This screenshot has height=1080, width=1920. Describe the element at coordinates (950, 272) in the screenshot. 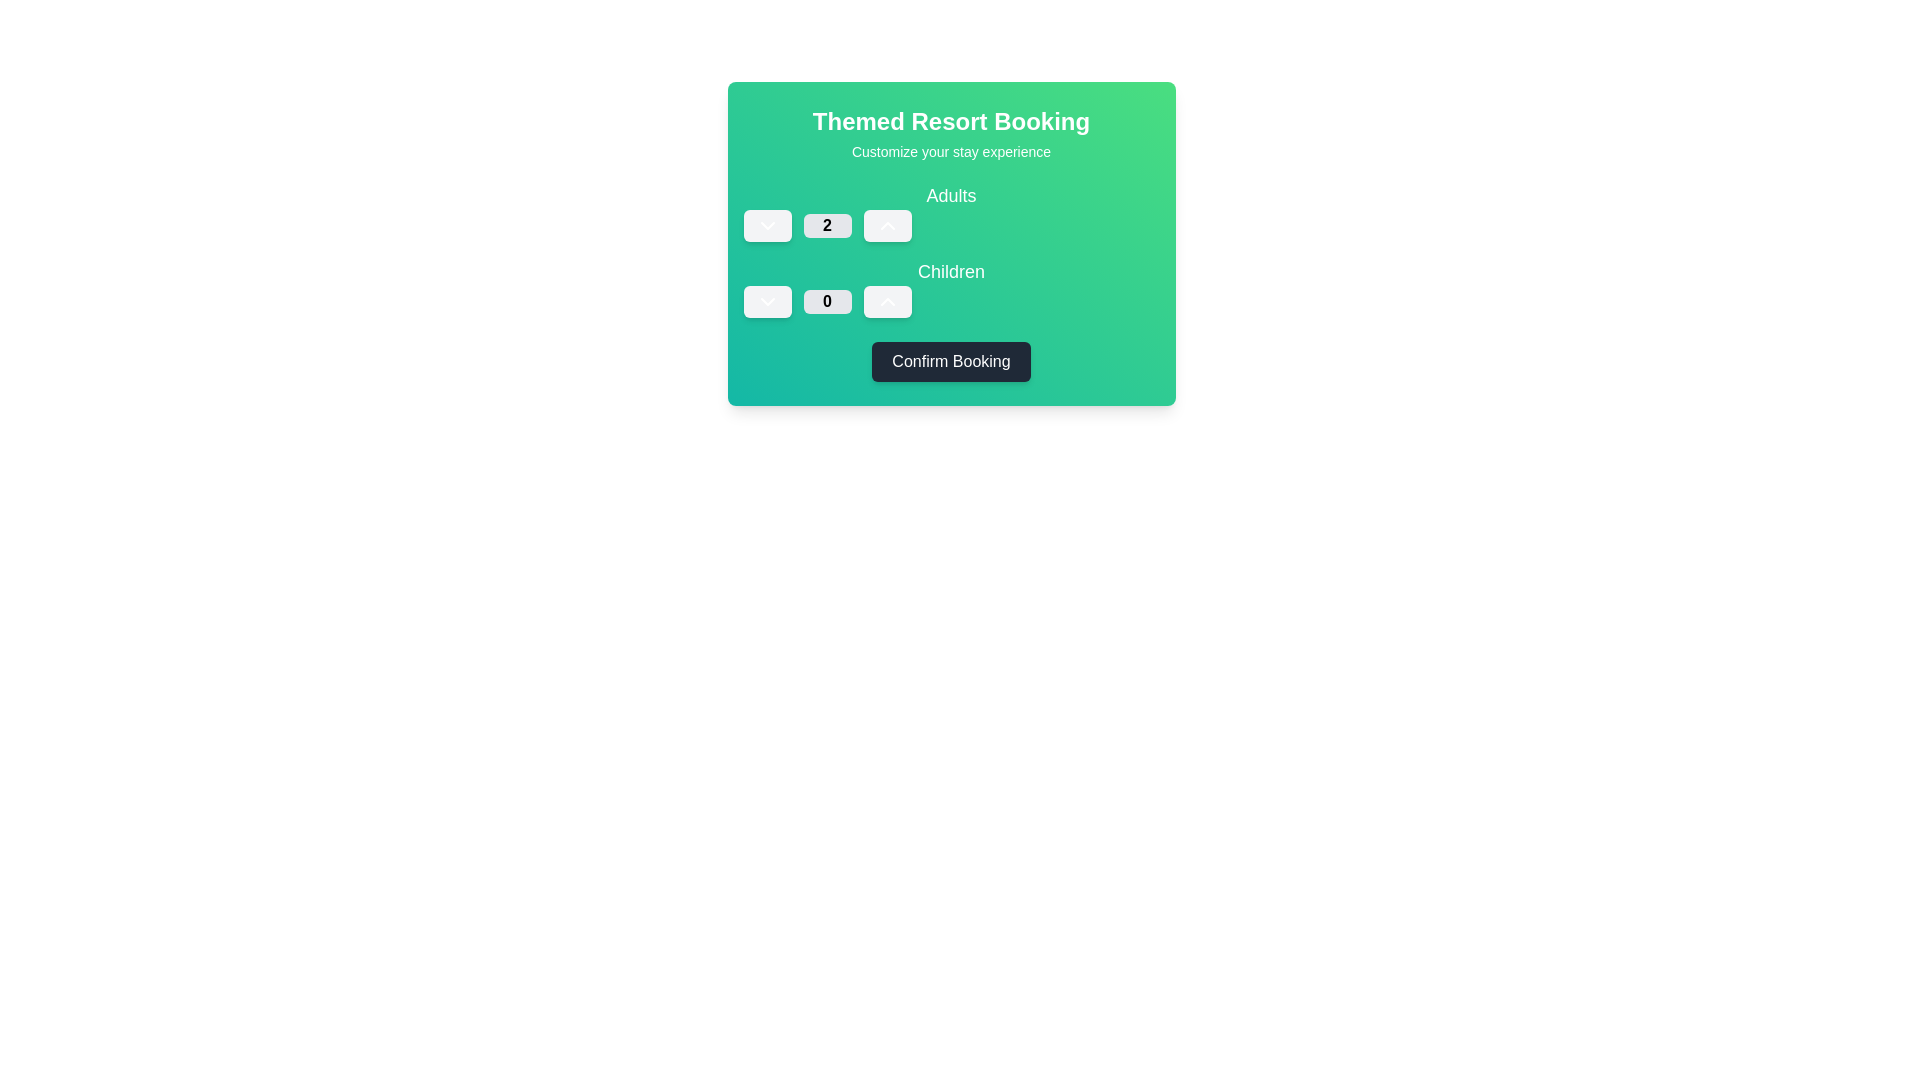

I see `the 'Children' text label, which is styled with a large font size and white color on a green gradient background, located below the 'Adults' label and above the numeric input for selecting the number of children` at that location.